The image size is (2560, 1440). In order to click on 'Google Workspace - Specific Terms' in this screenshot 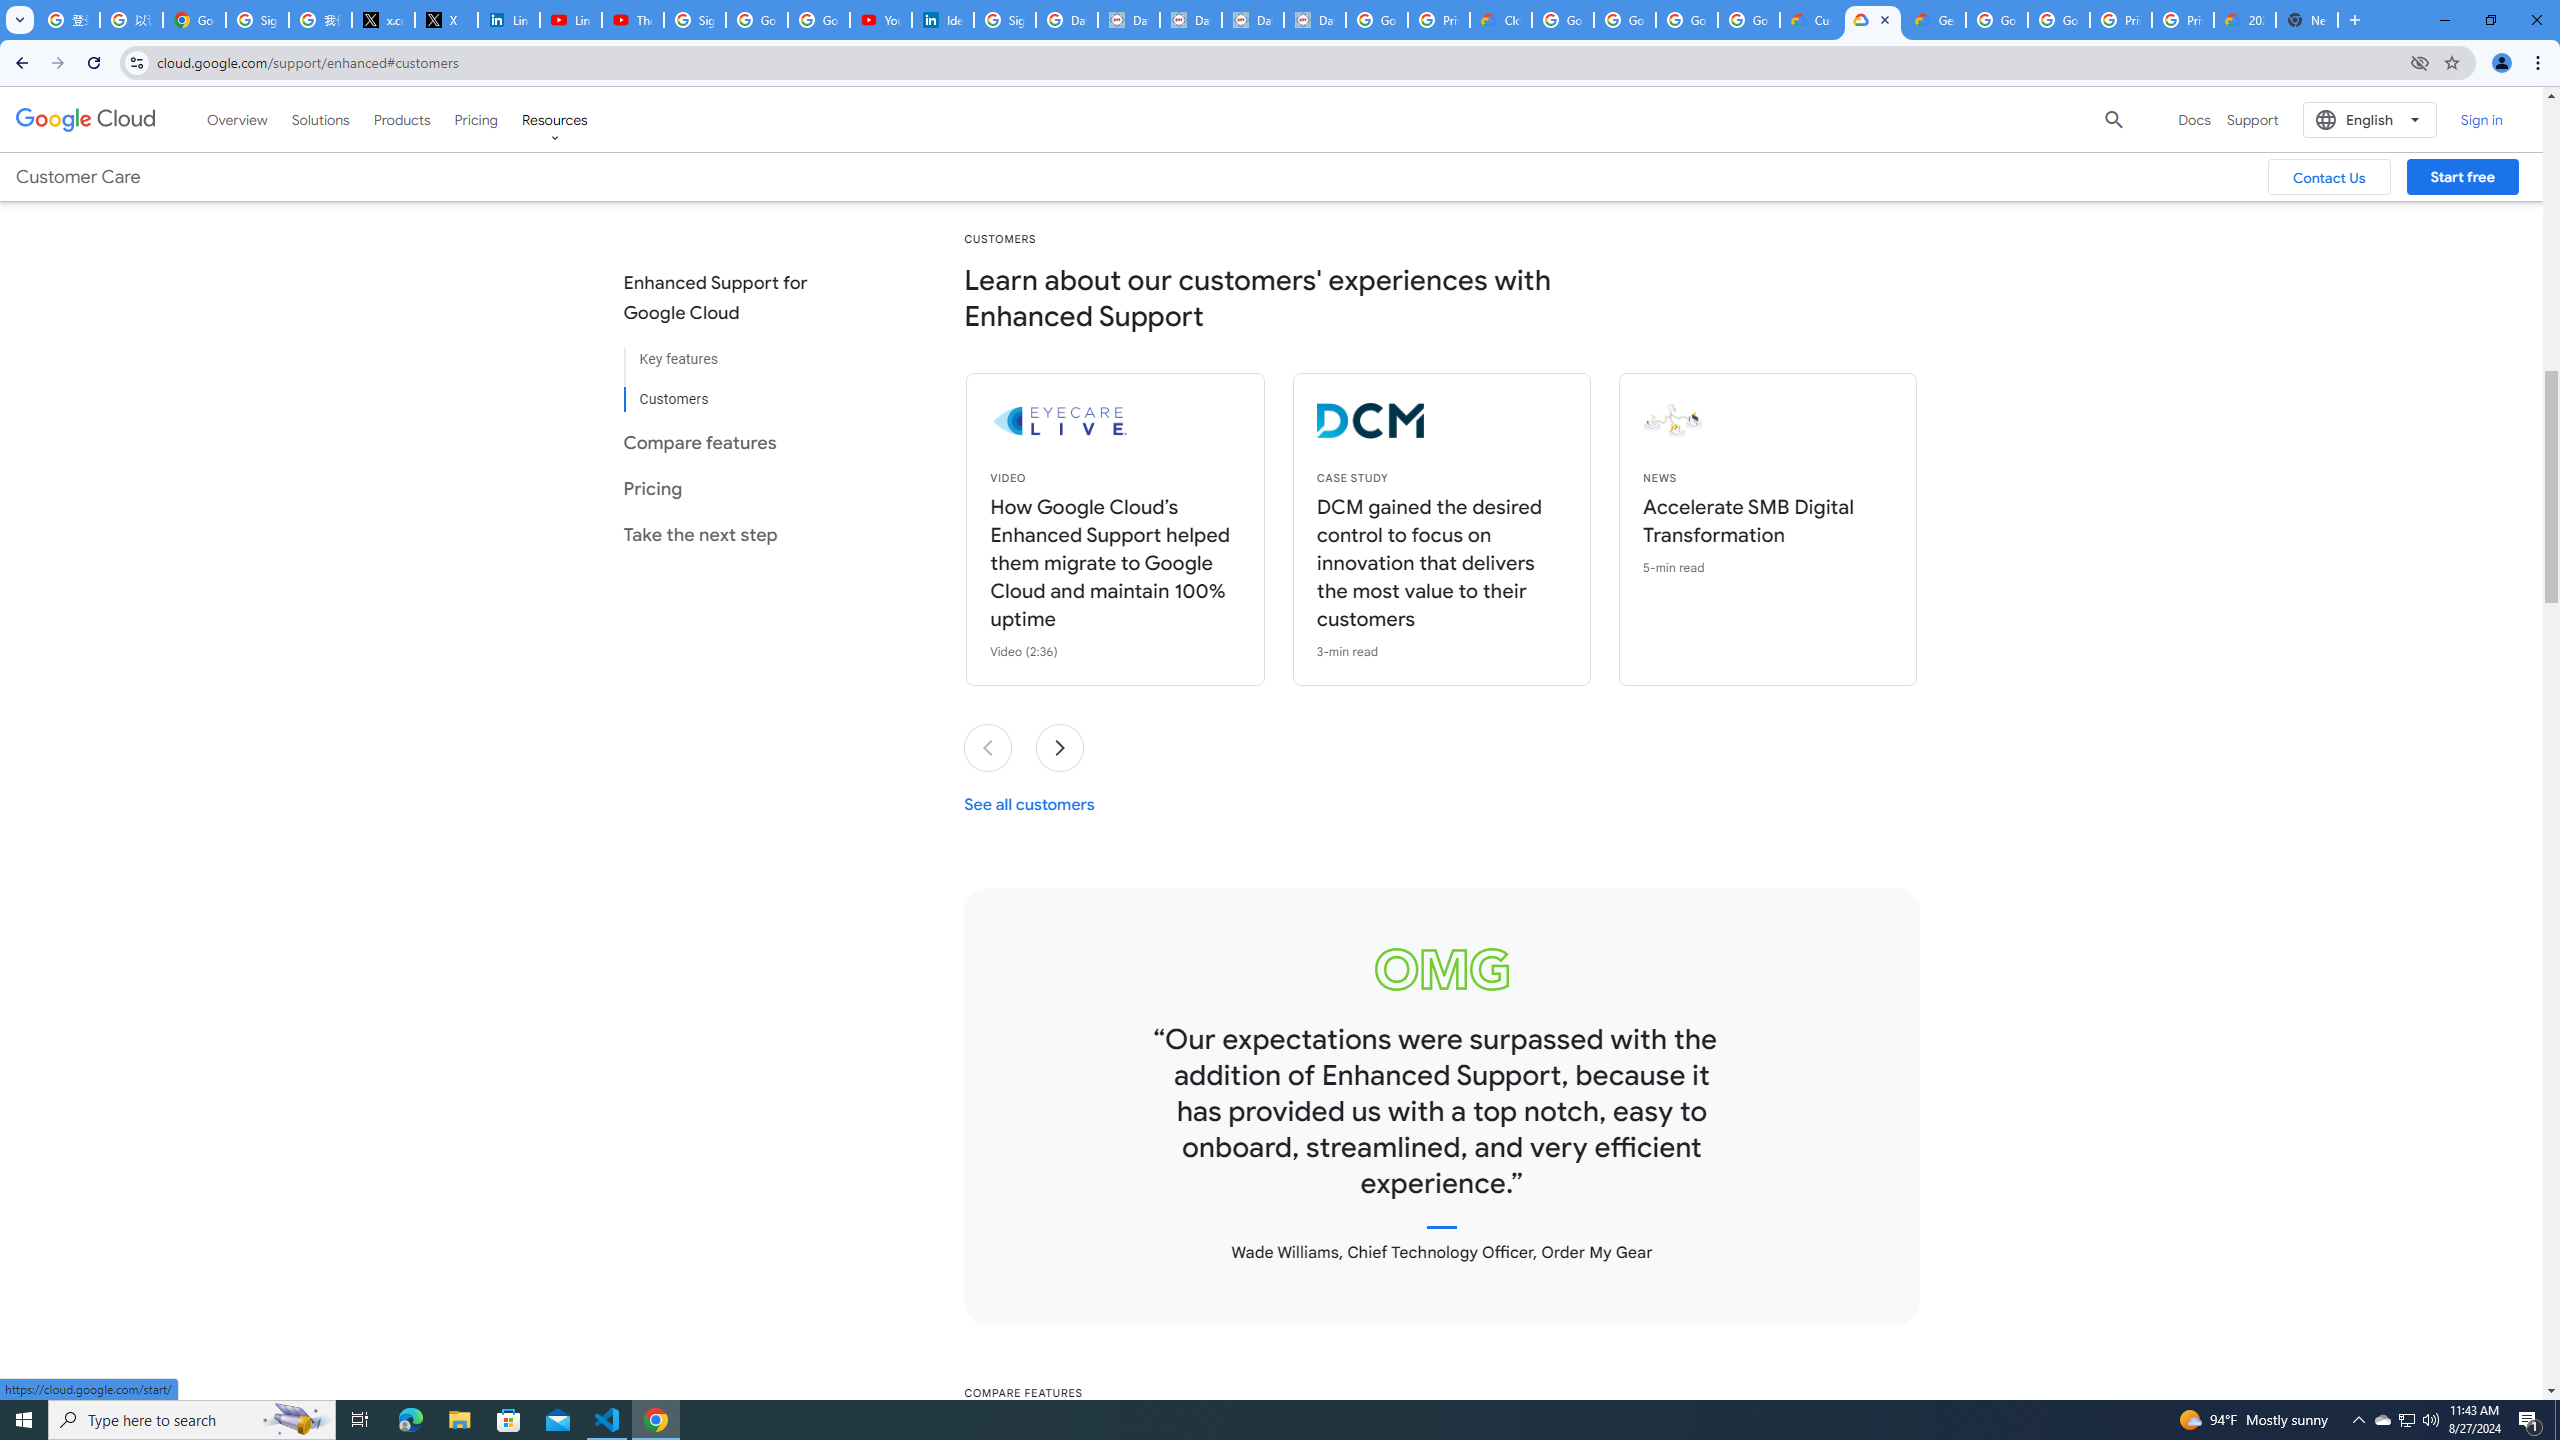, I will do `click(1748, 19)`.